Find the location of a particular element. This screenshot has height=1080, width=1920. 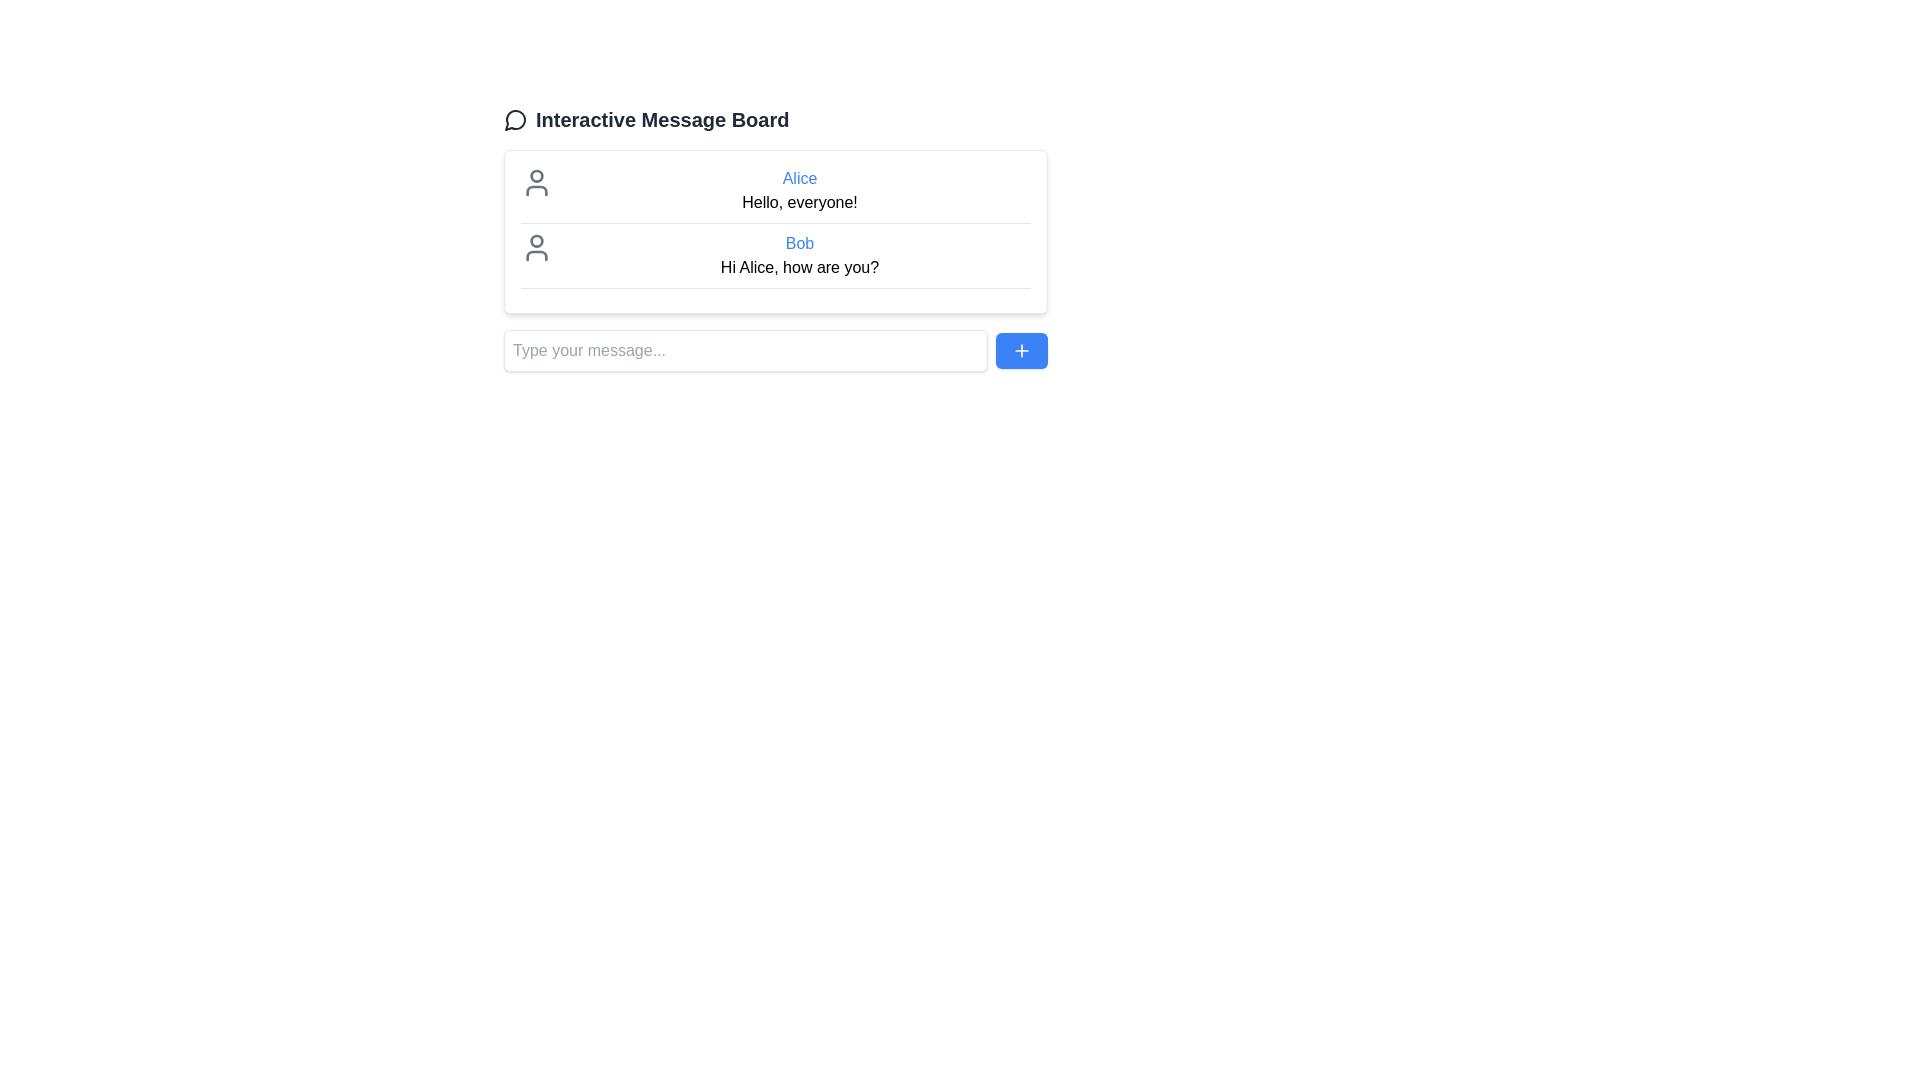

the author label text positioned at the center-right of the first message block, which is directly above the text 'Hello, everyone!' is located at coordinates (800, 177).